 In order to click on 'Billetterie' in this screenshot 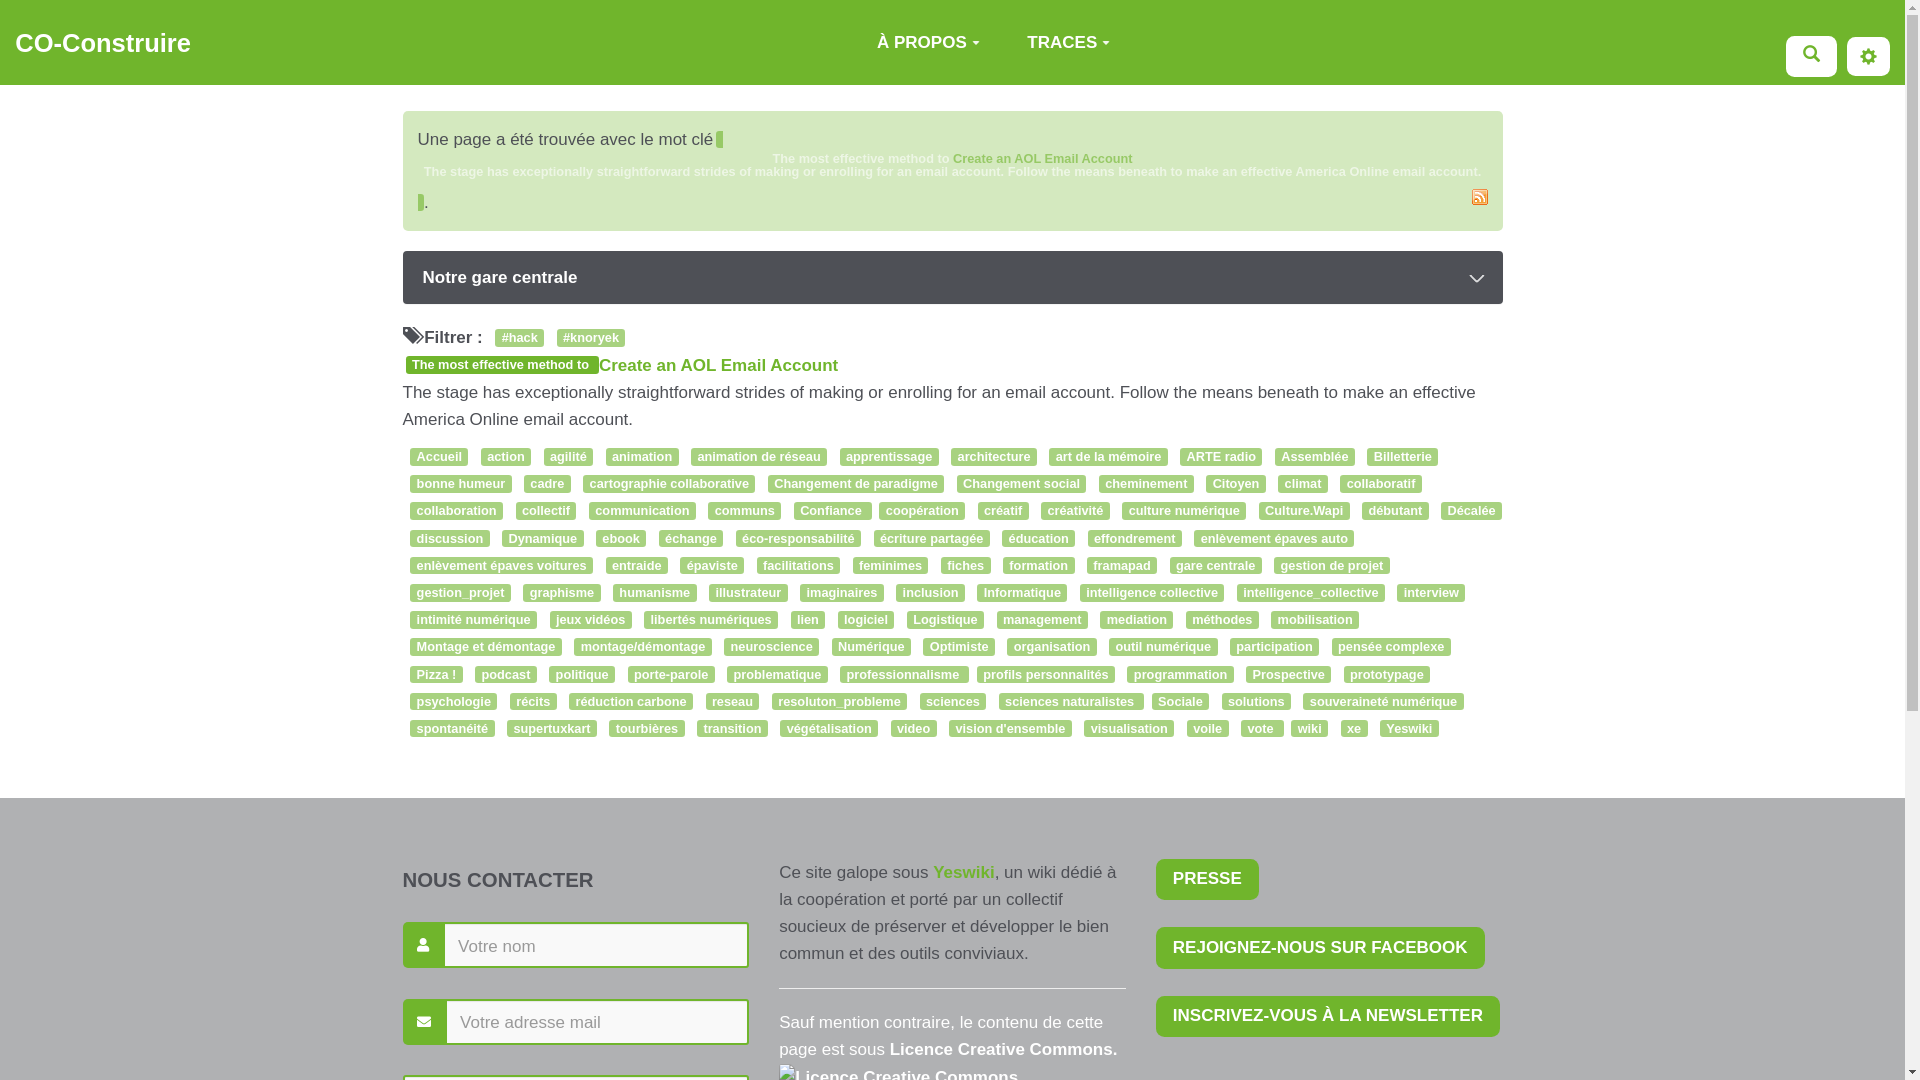, I will do `click(1401, 456)`.